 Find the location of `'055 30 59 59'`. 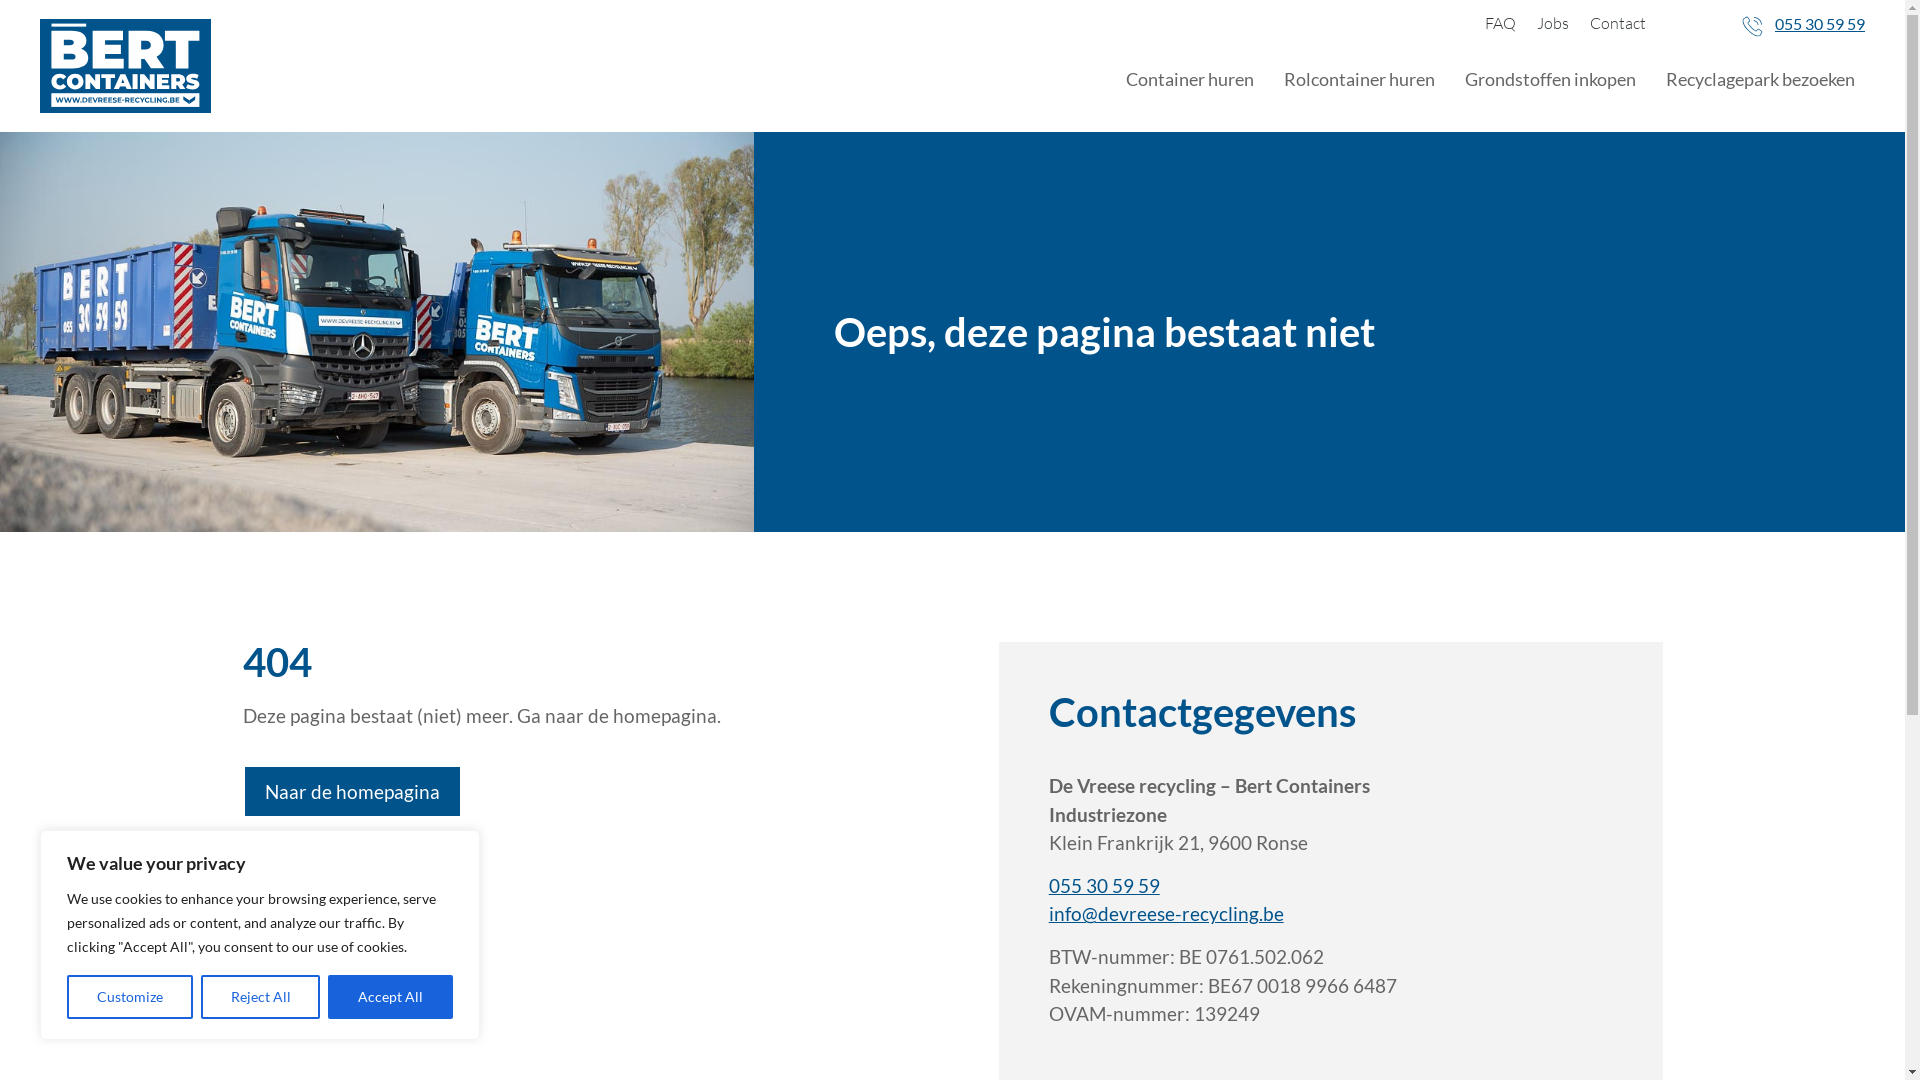

'055 30 59 59' is located at coordinates (1819, 23).